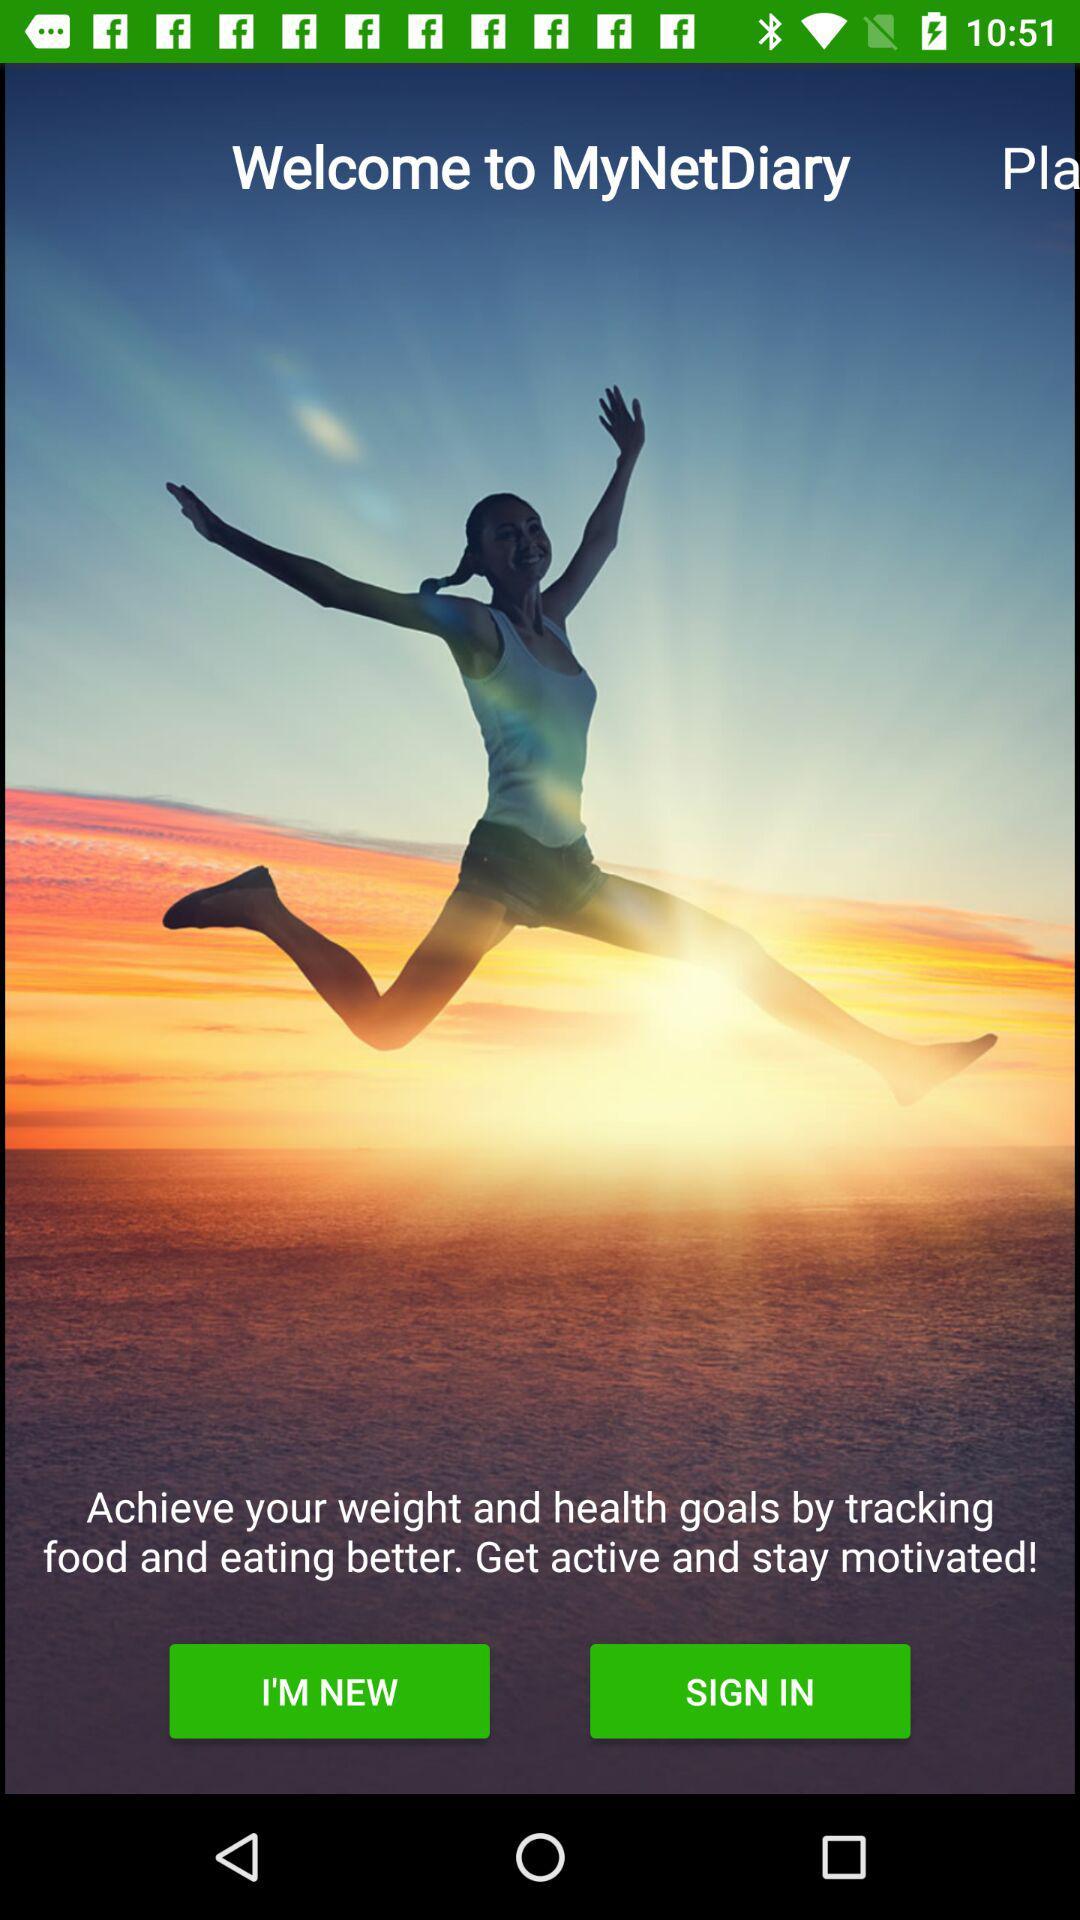 This screenshot has width=1080, height=1920. What do you see at coordinates (750, 1690) in the screenshot?
I see `the icon at the bottom right corner` at bounding box center [750, 1690].